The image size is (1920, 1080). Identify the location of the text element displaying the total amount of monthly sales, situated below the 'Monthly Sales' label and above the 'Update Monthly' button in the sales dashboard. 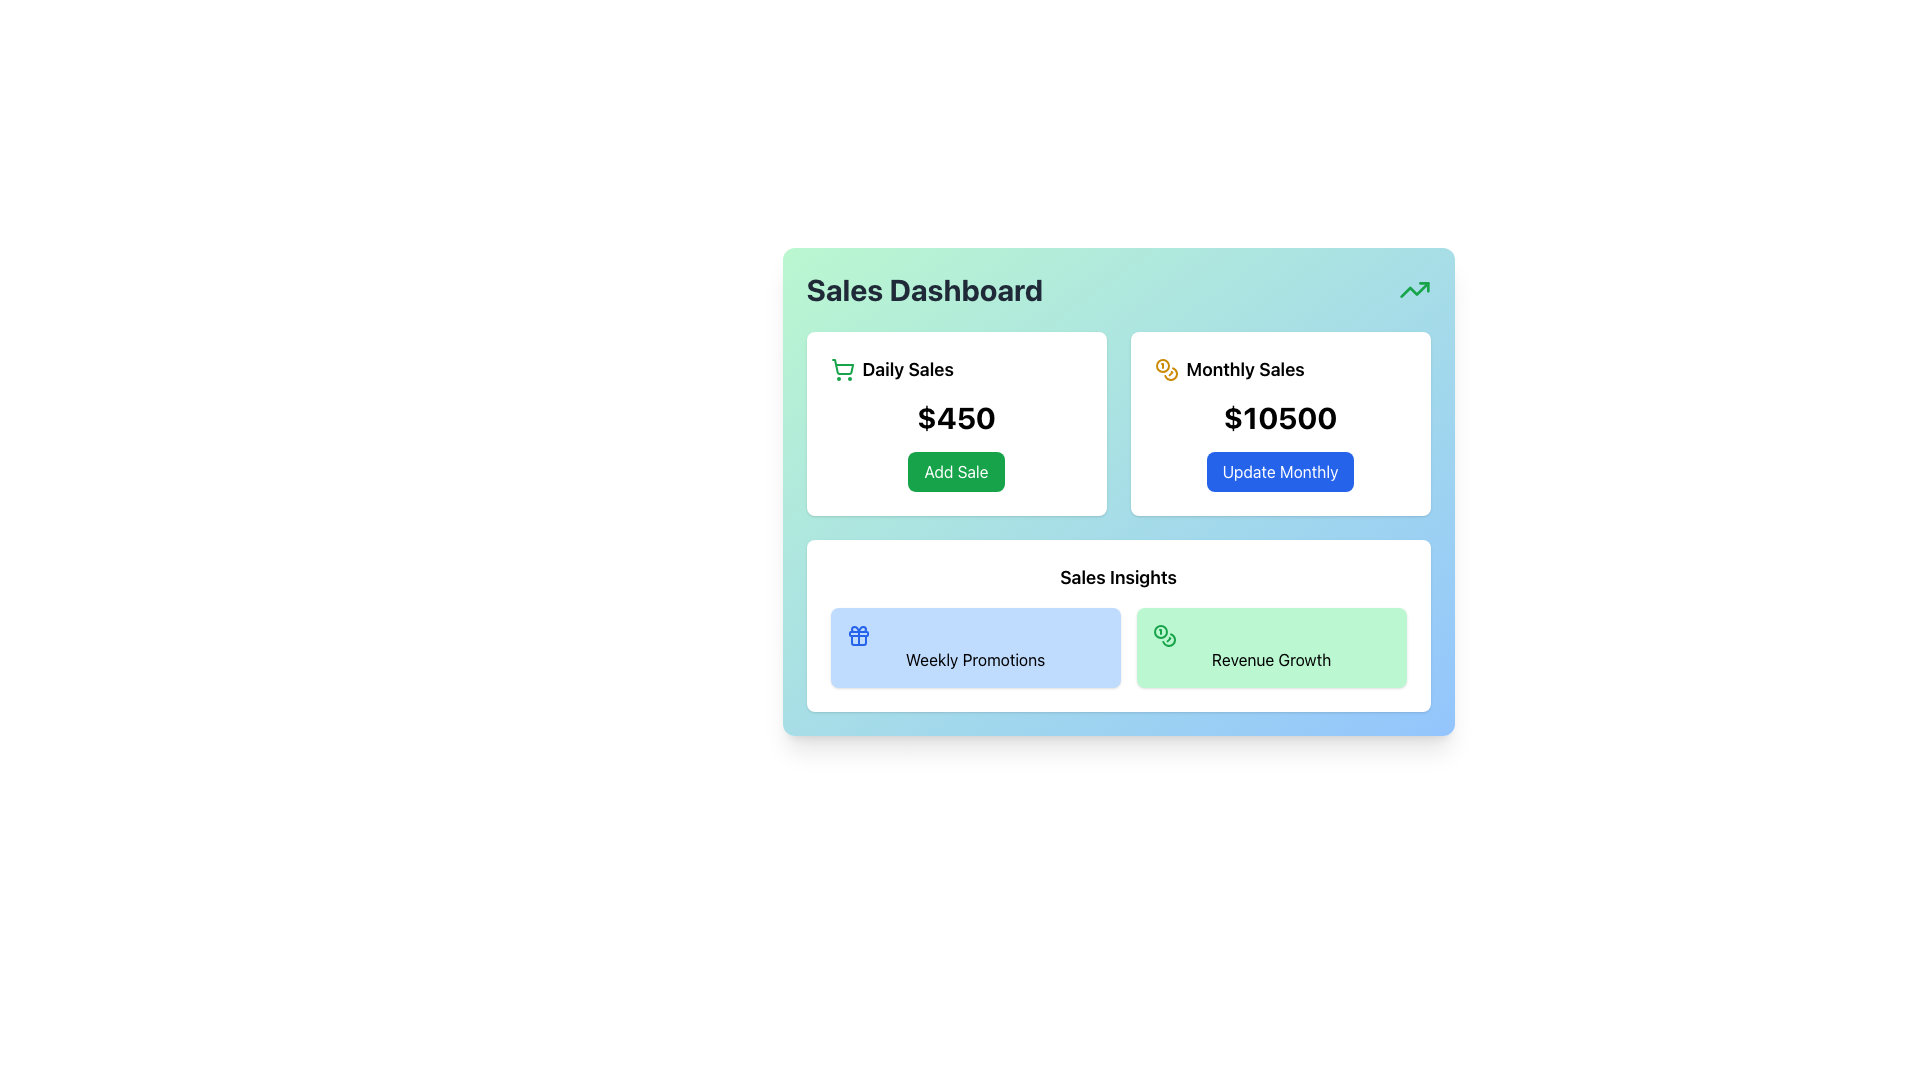
(1280, 416).